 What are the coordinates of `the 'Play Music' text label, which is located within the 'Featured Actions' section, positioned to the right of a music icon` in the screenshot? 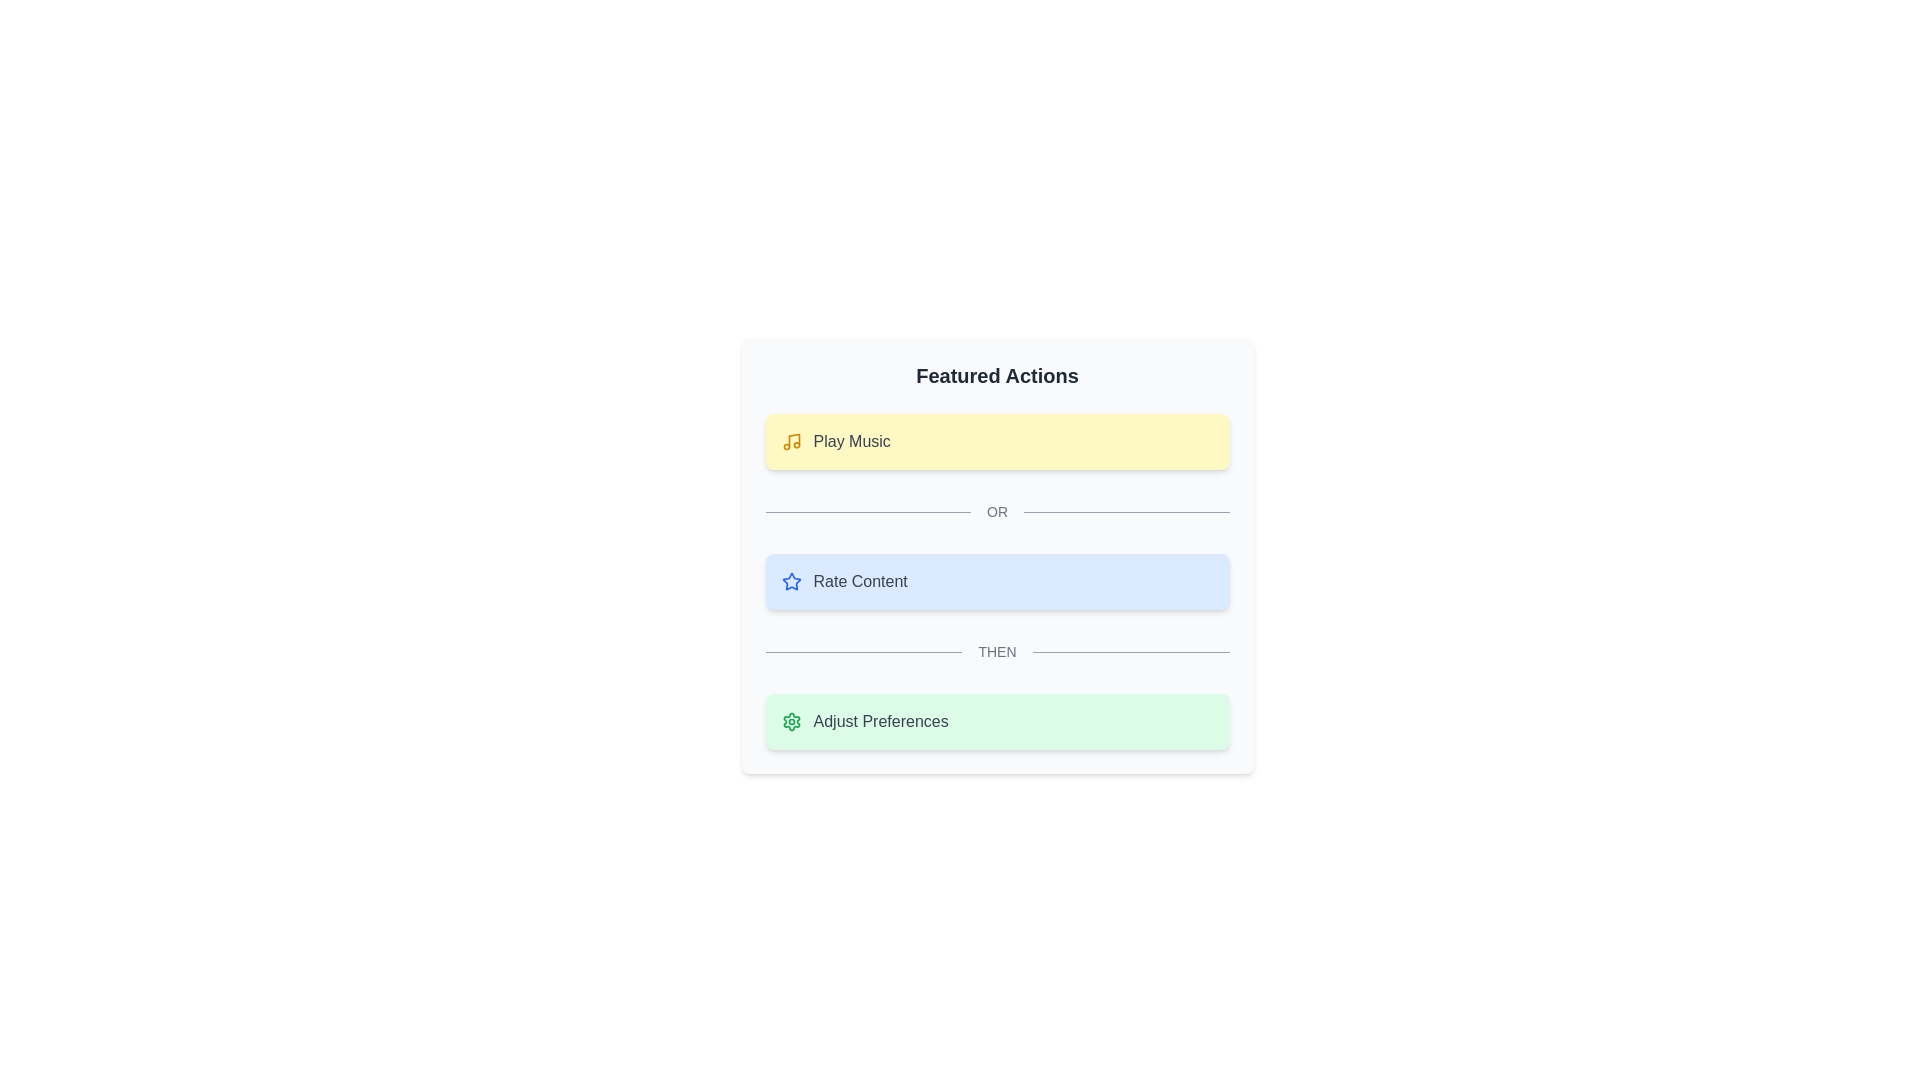 It's located at (852, 441).